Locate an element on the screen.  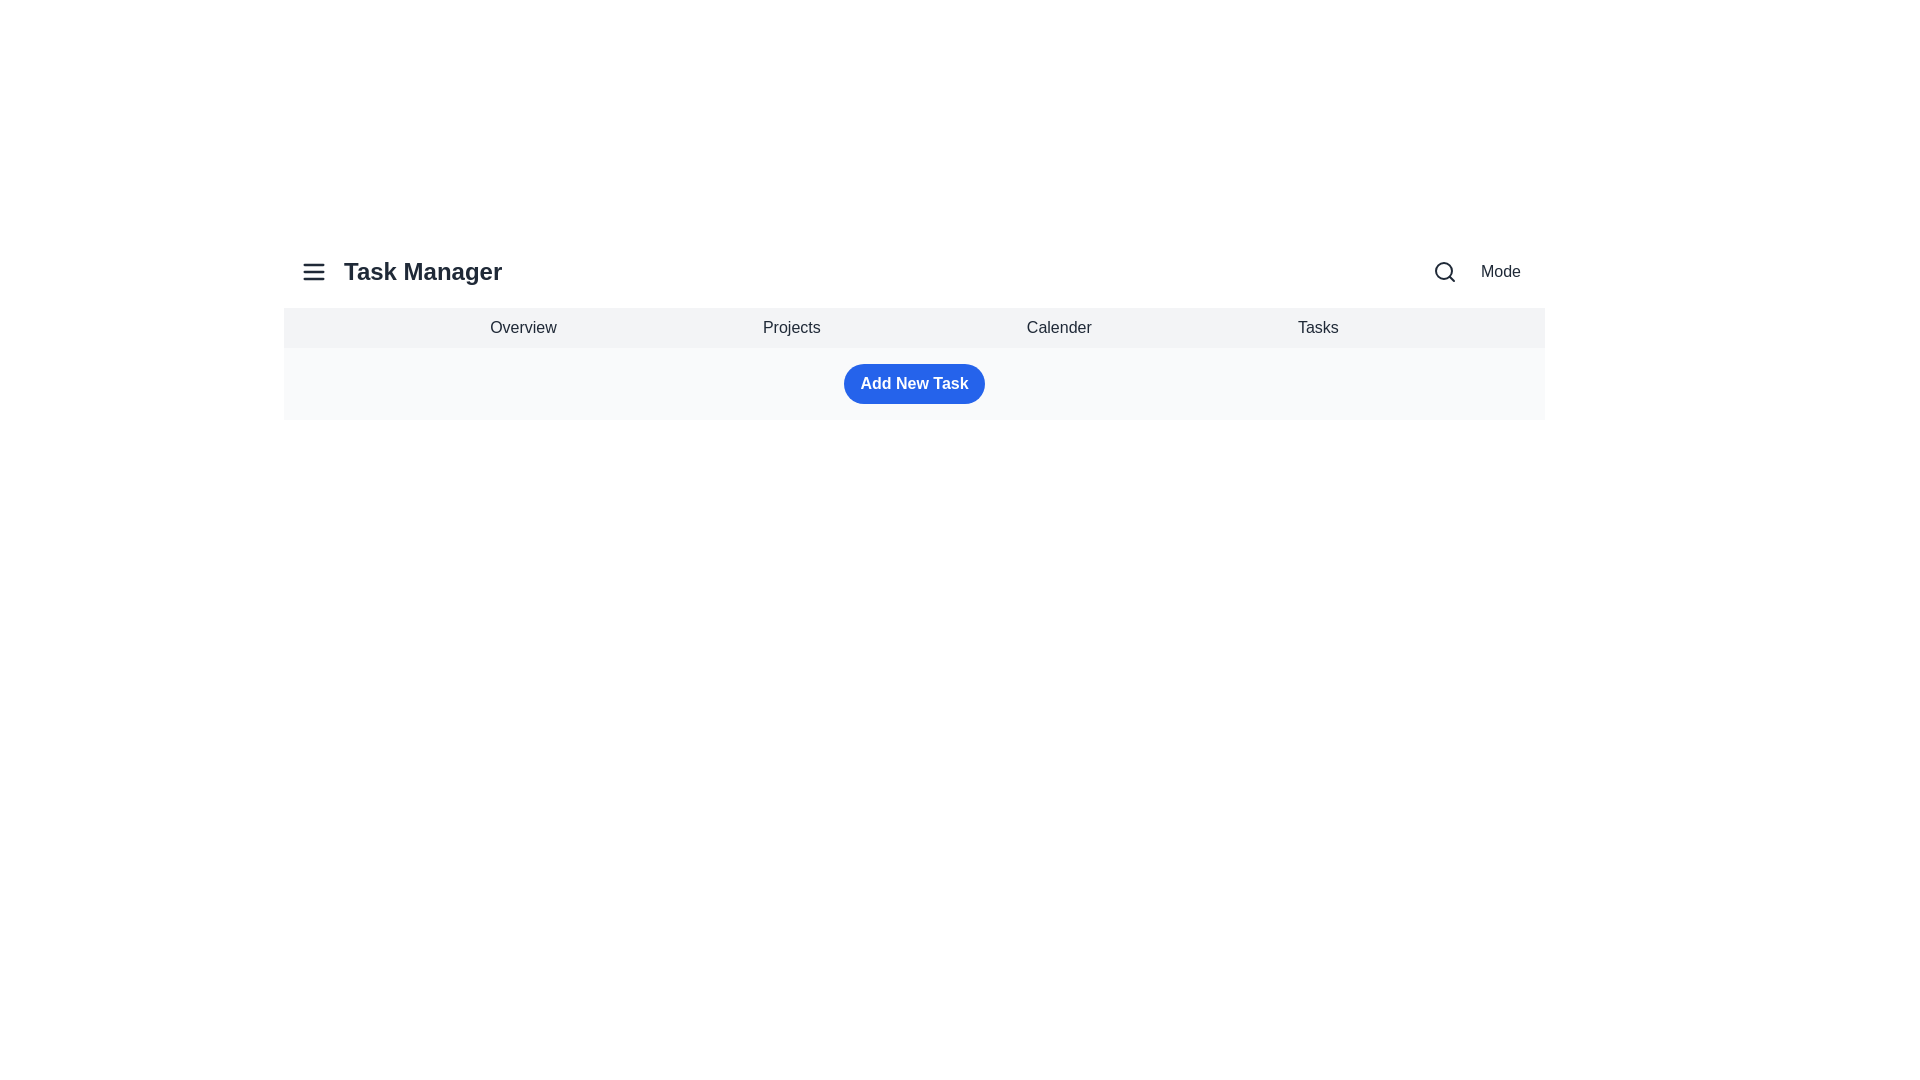
the search icon to initiate the search is located at coordinates (1444, 272).